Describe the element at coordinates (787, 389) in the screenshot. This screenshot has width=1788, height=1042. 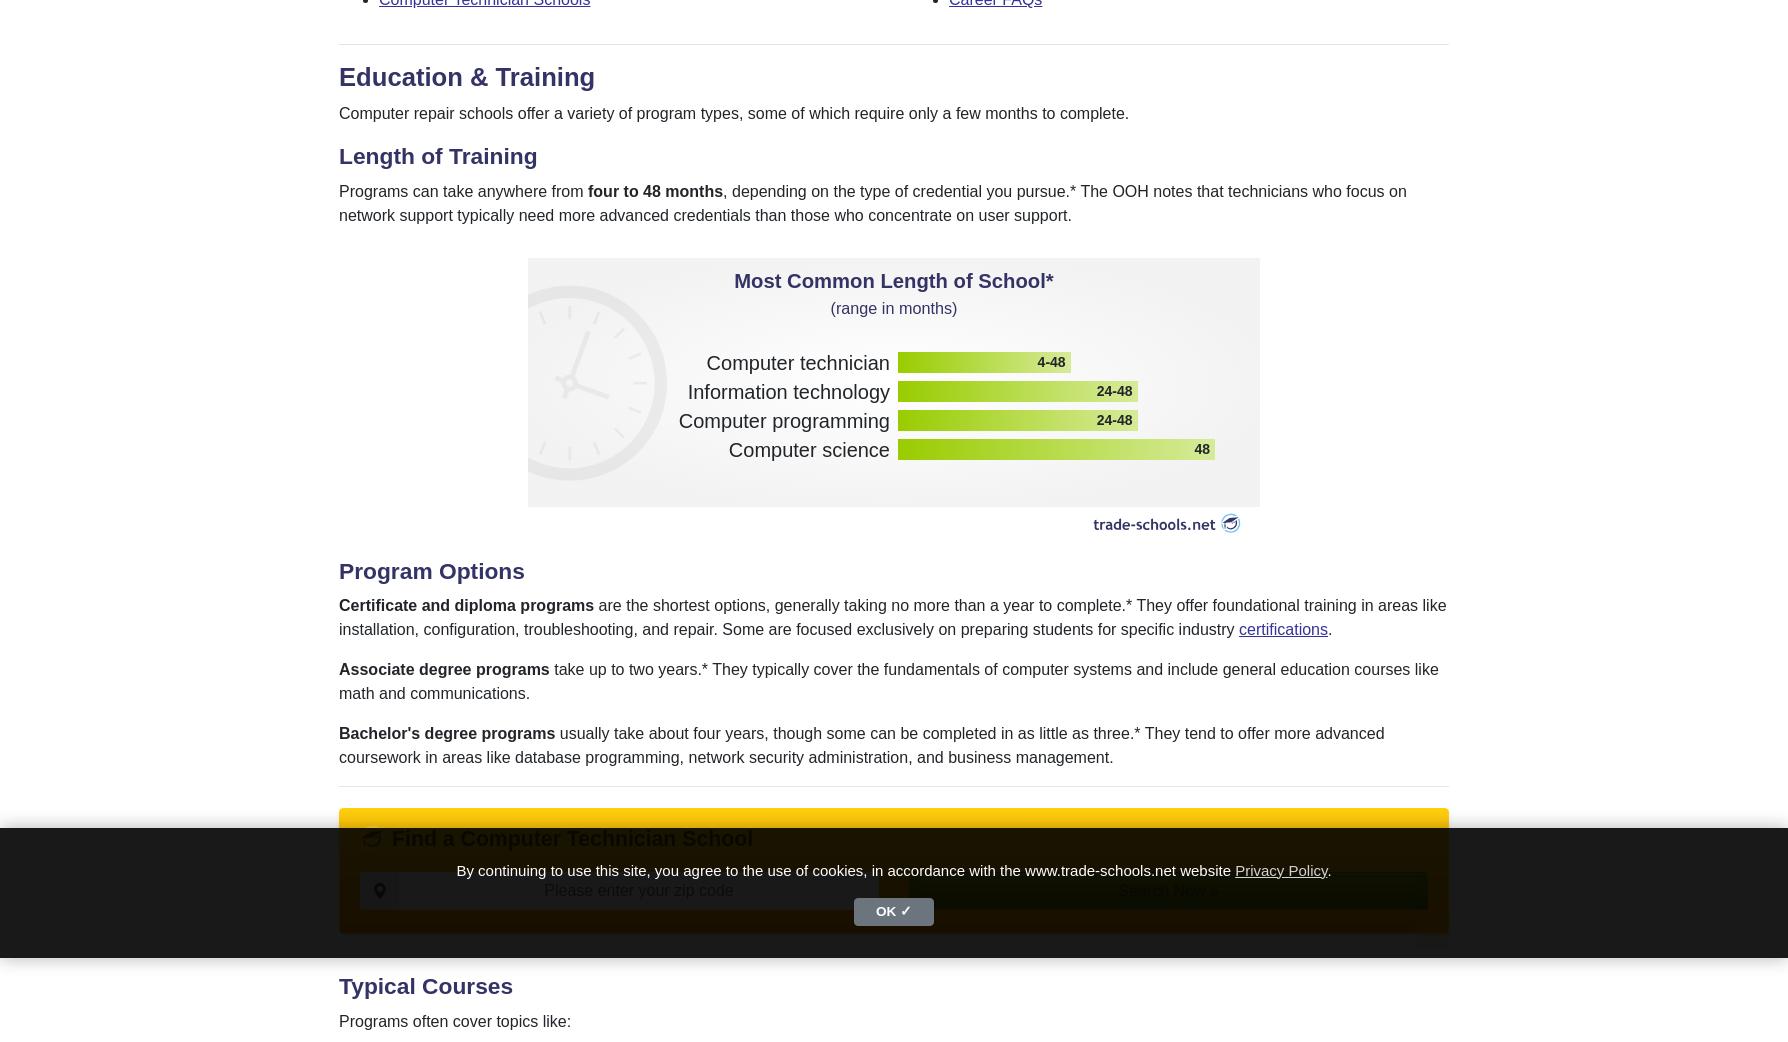
I see `'Information technology'` at that location.